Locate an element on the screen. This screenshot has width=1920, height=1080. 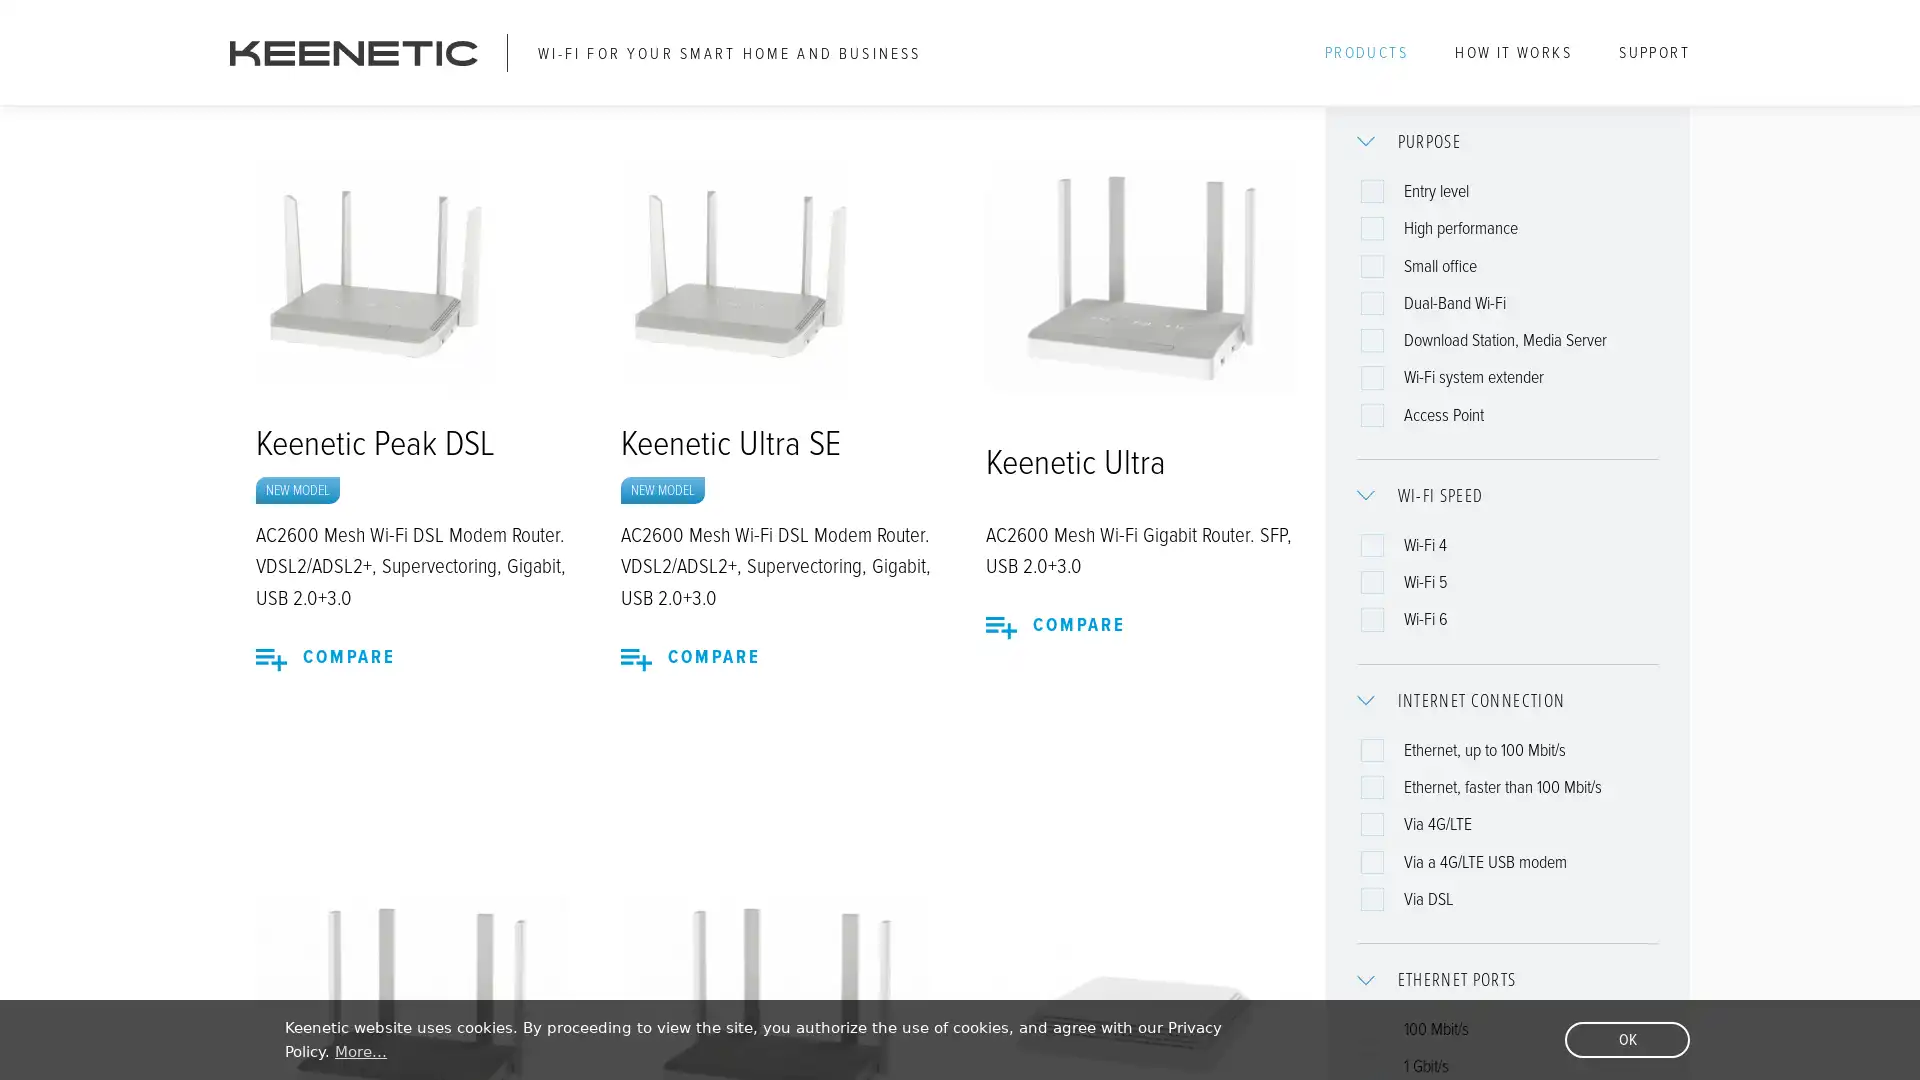
learn more about cookies is located at coordinates (360, 1051).